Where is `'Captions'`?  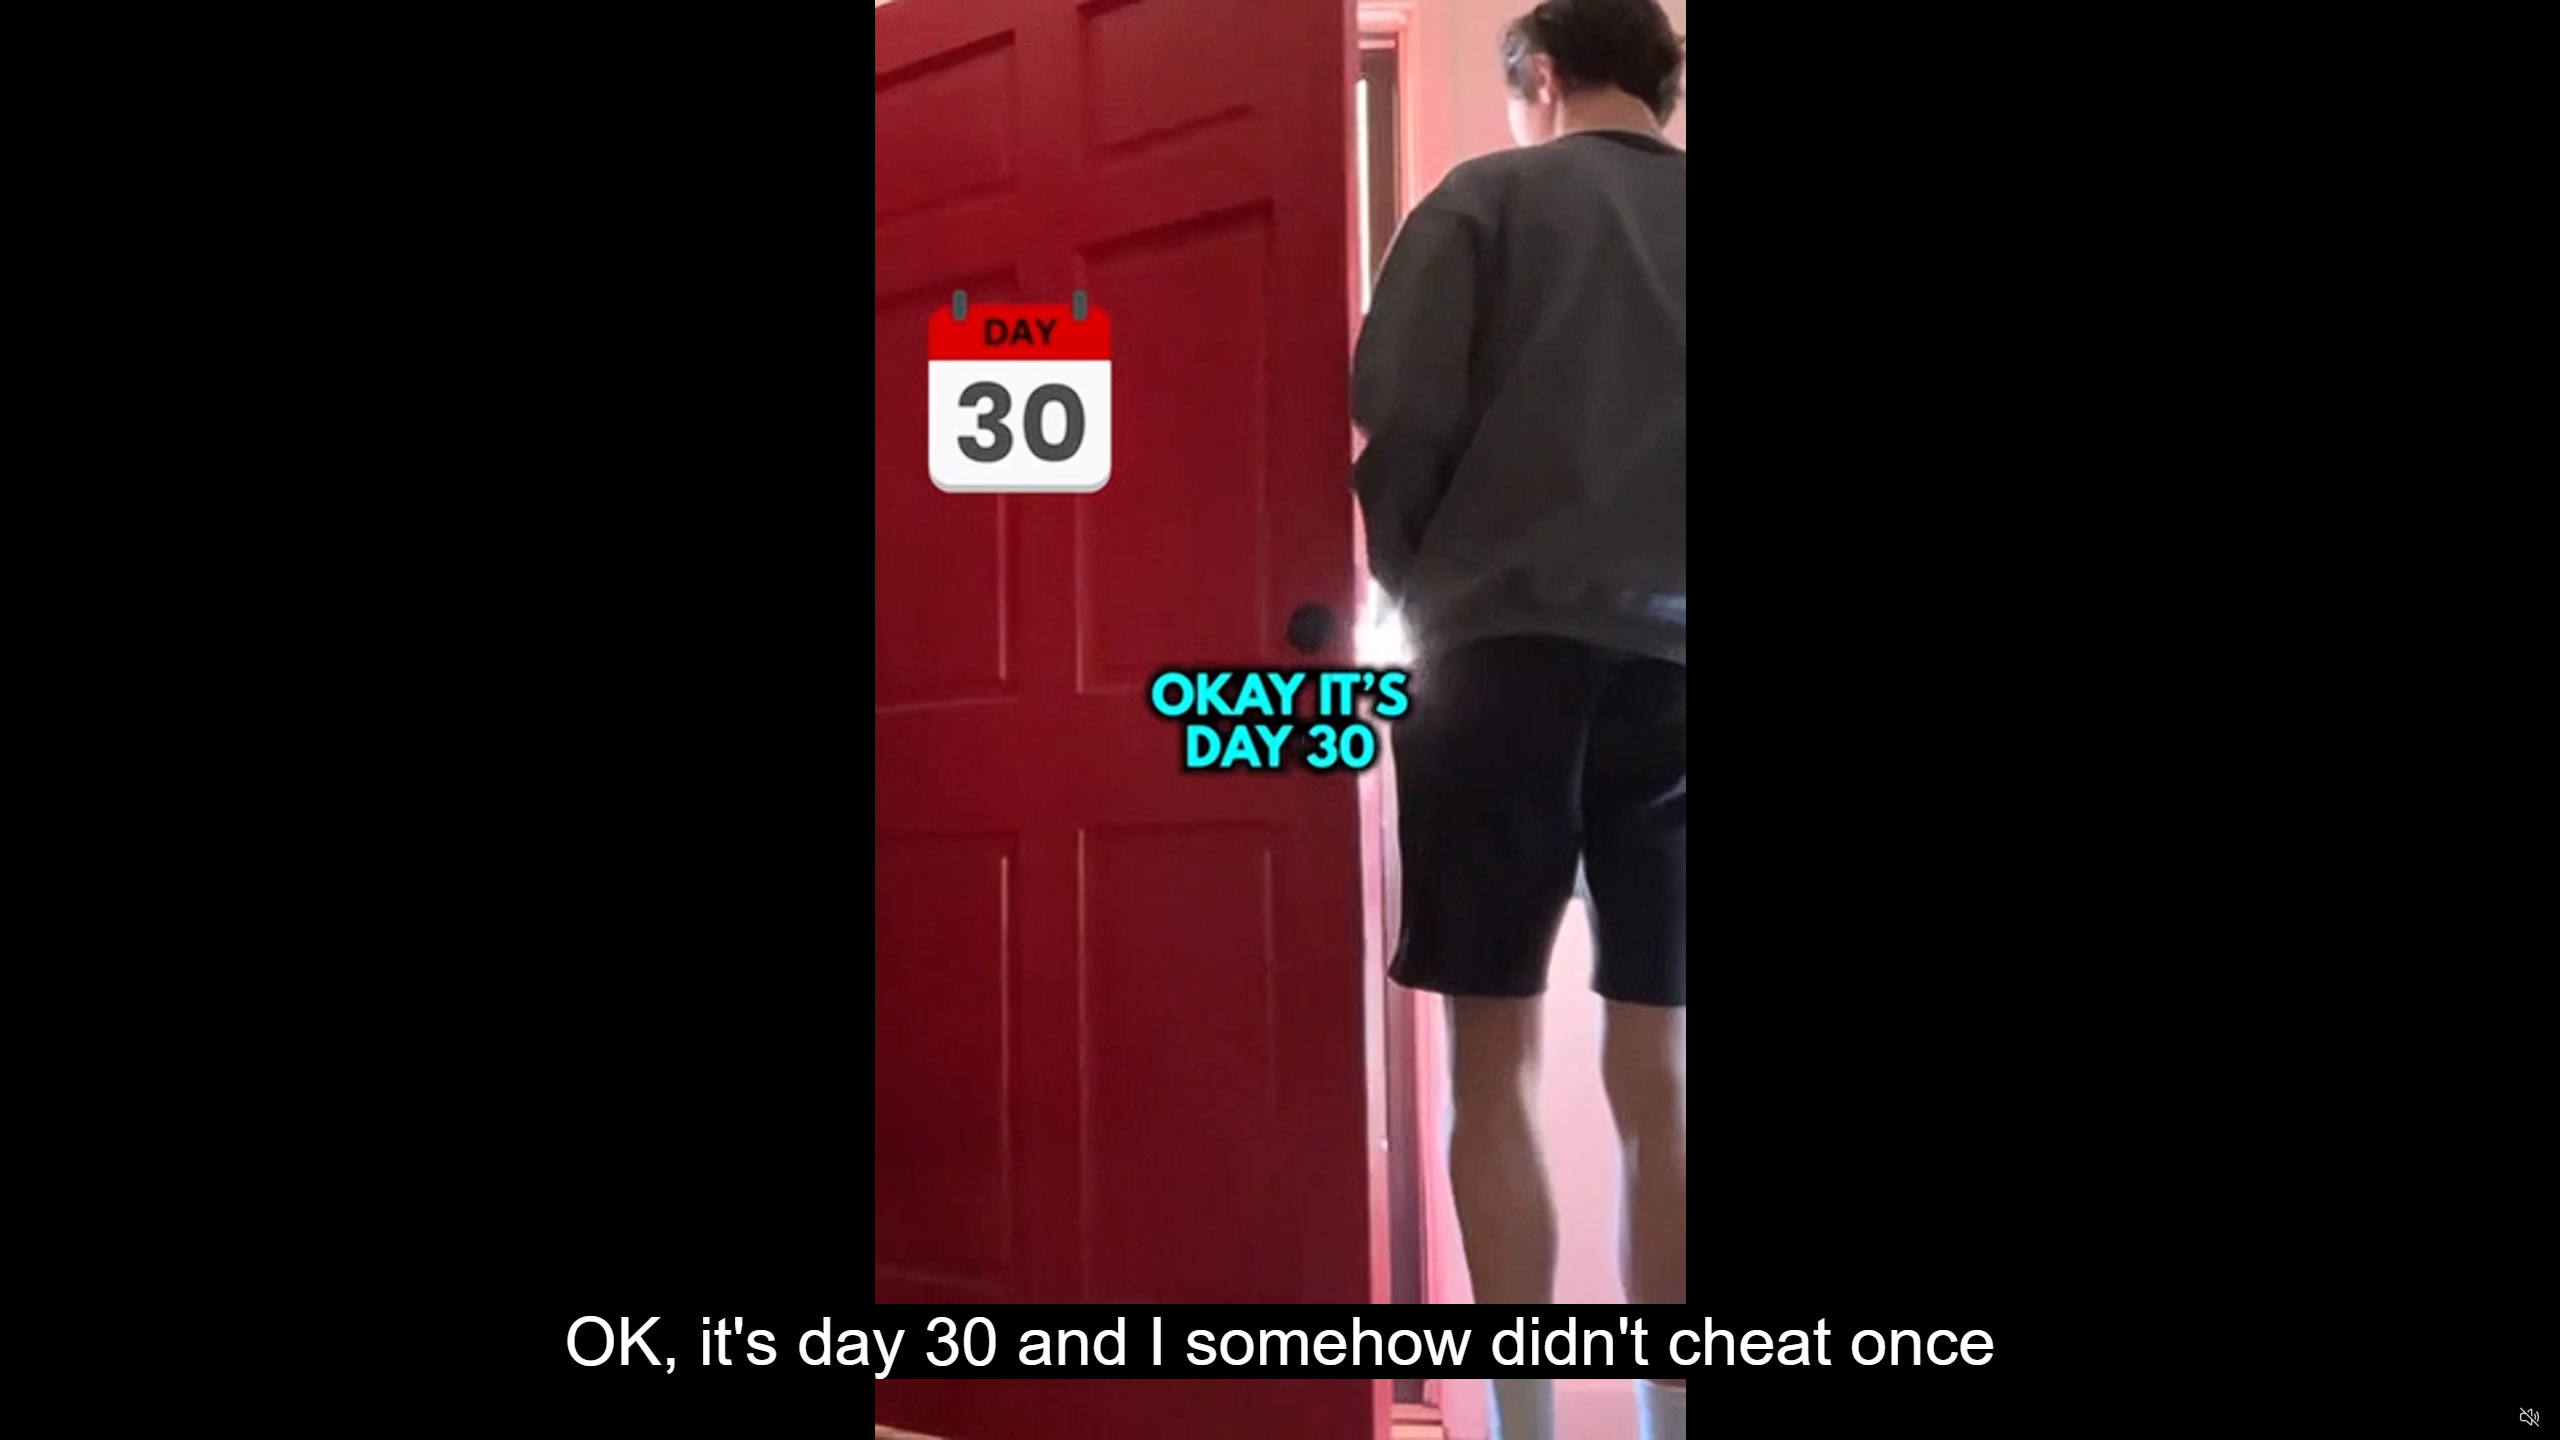 'Captions' is located at coordinates (2451, 1417).